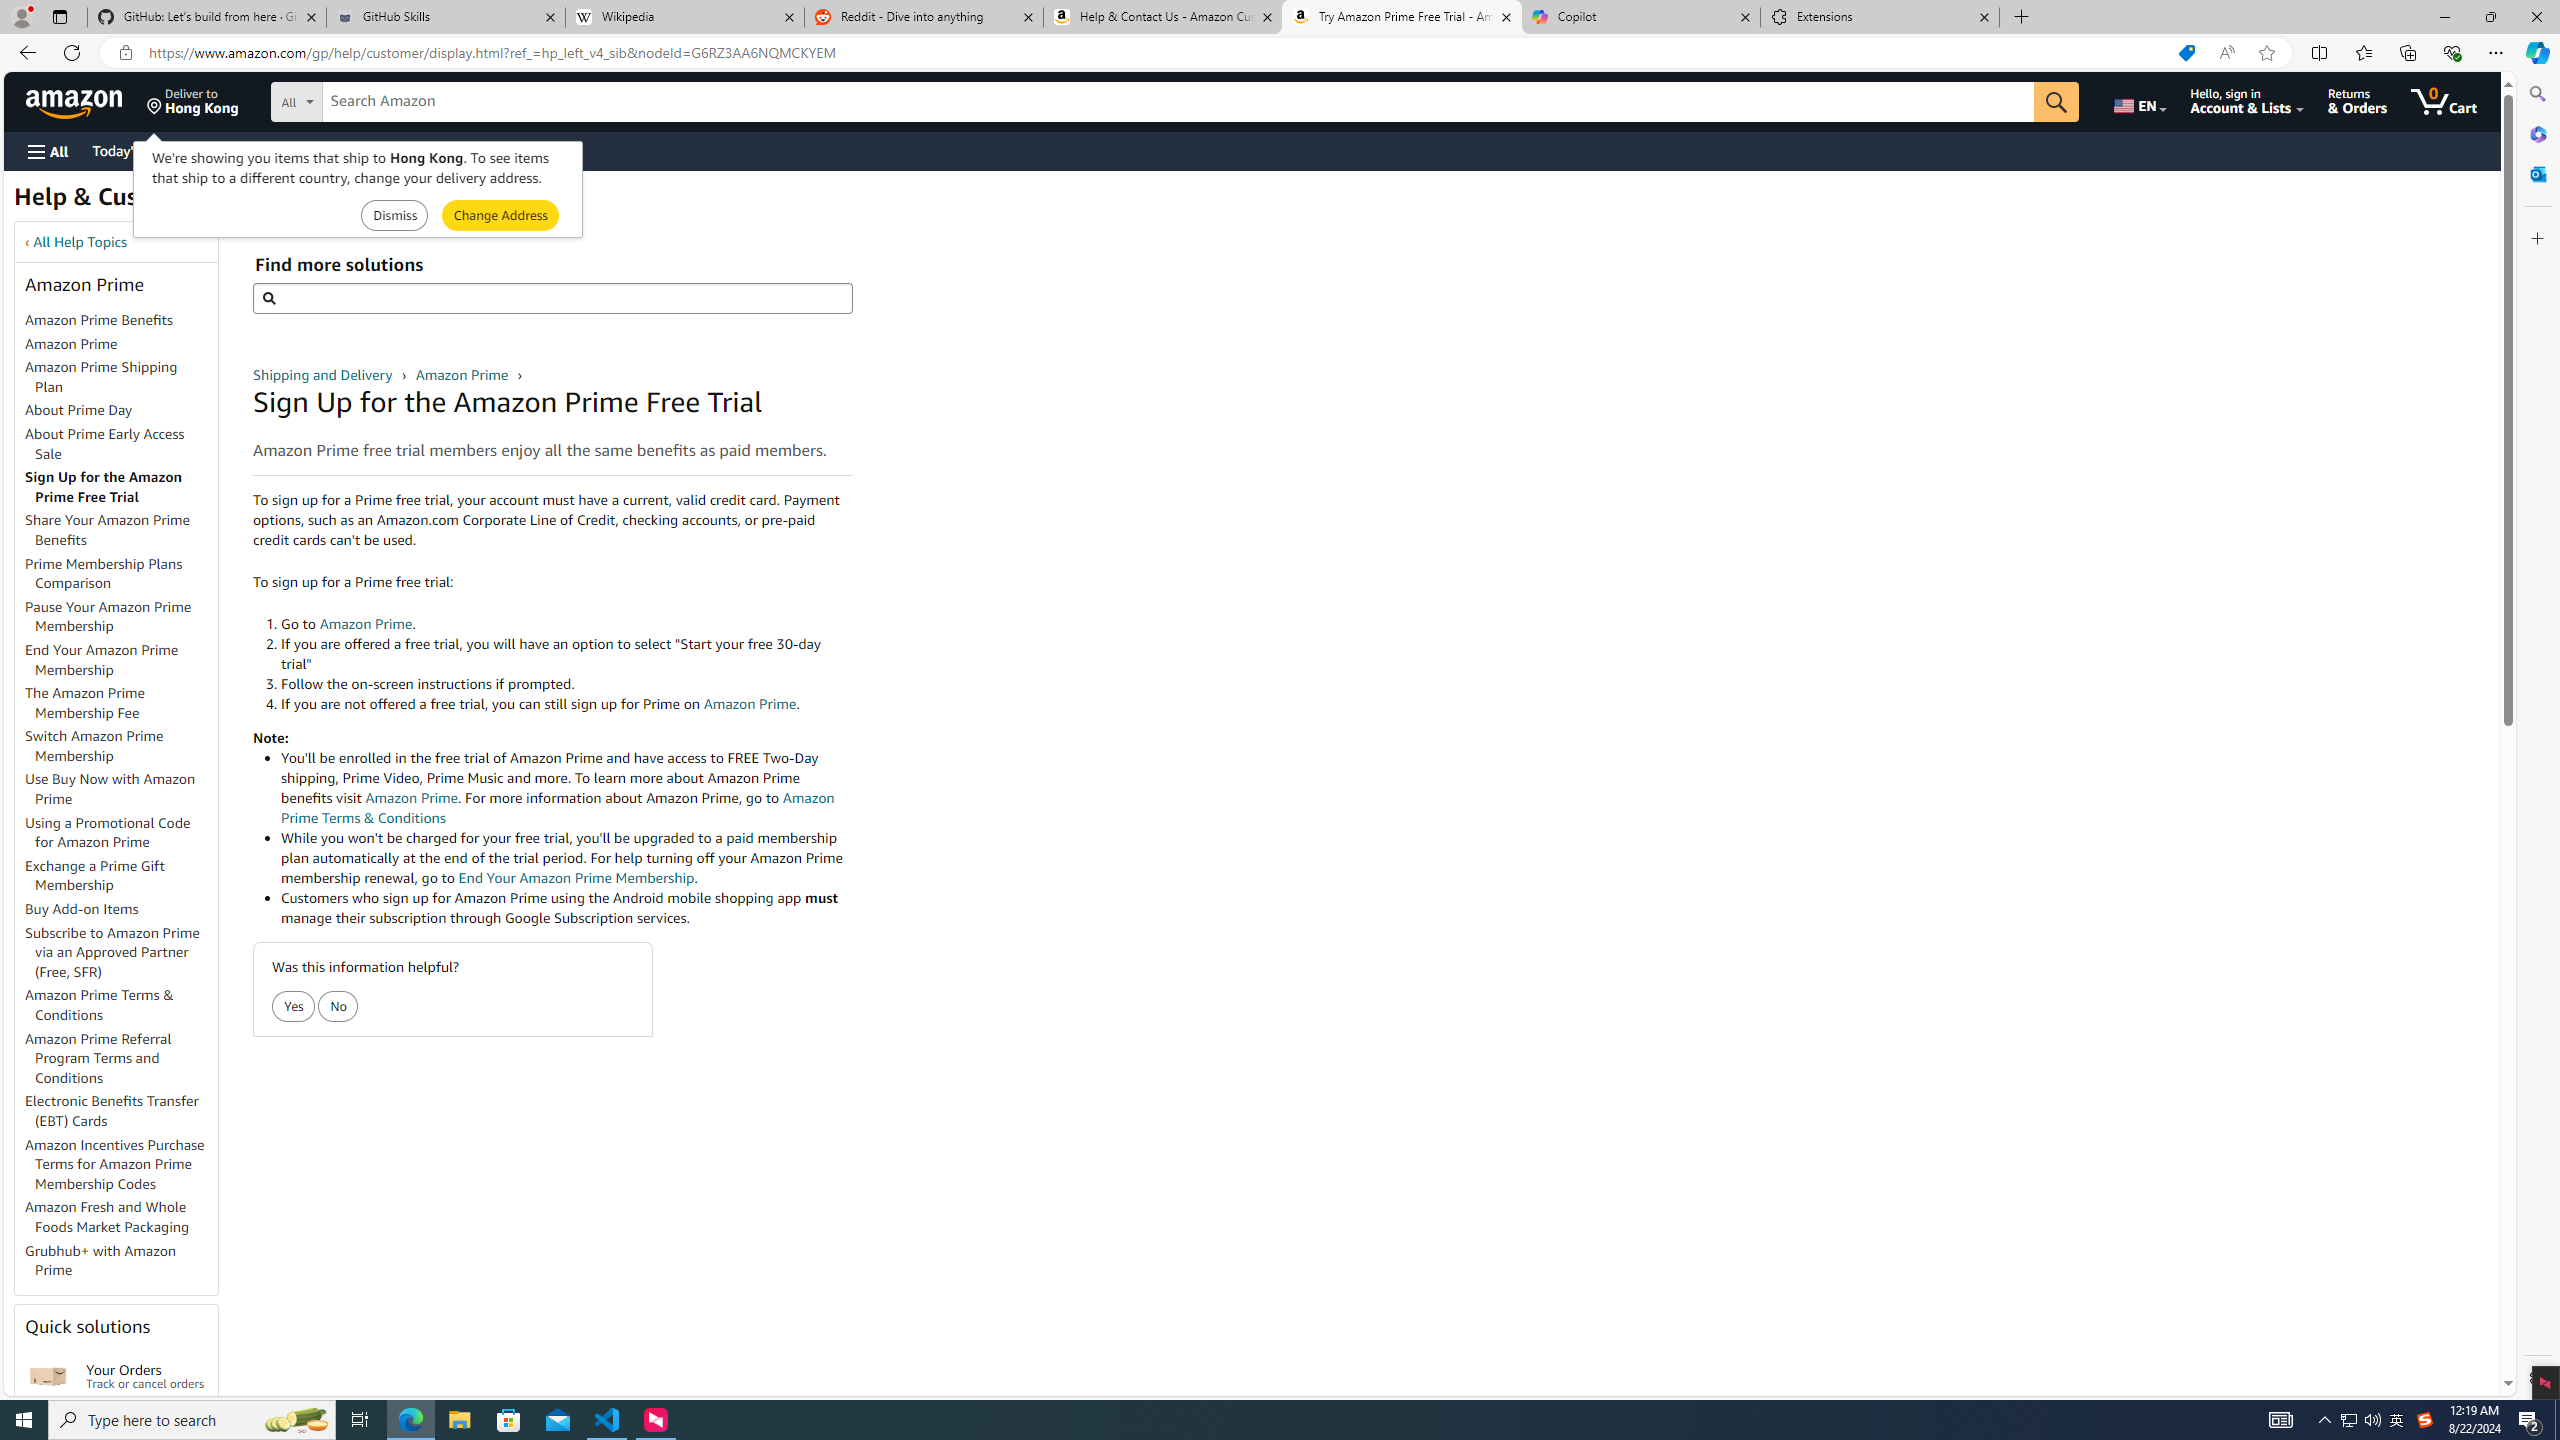 The height and width of the screenshot is (1440, 2560). I want to click on 'Shipping and Delivery ', so click(325, 375).